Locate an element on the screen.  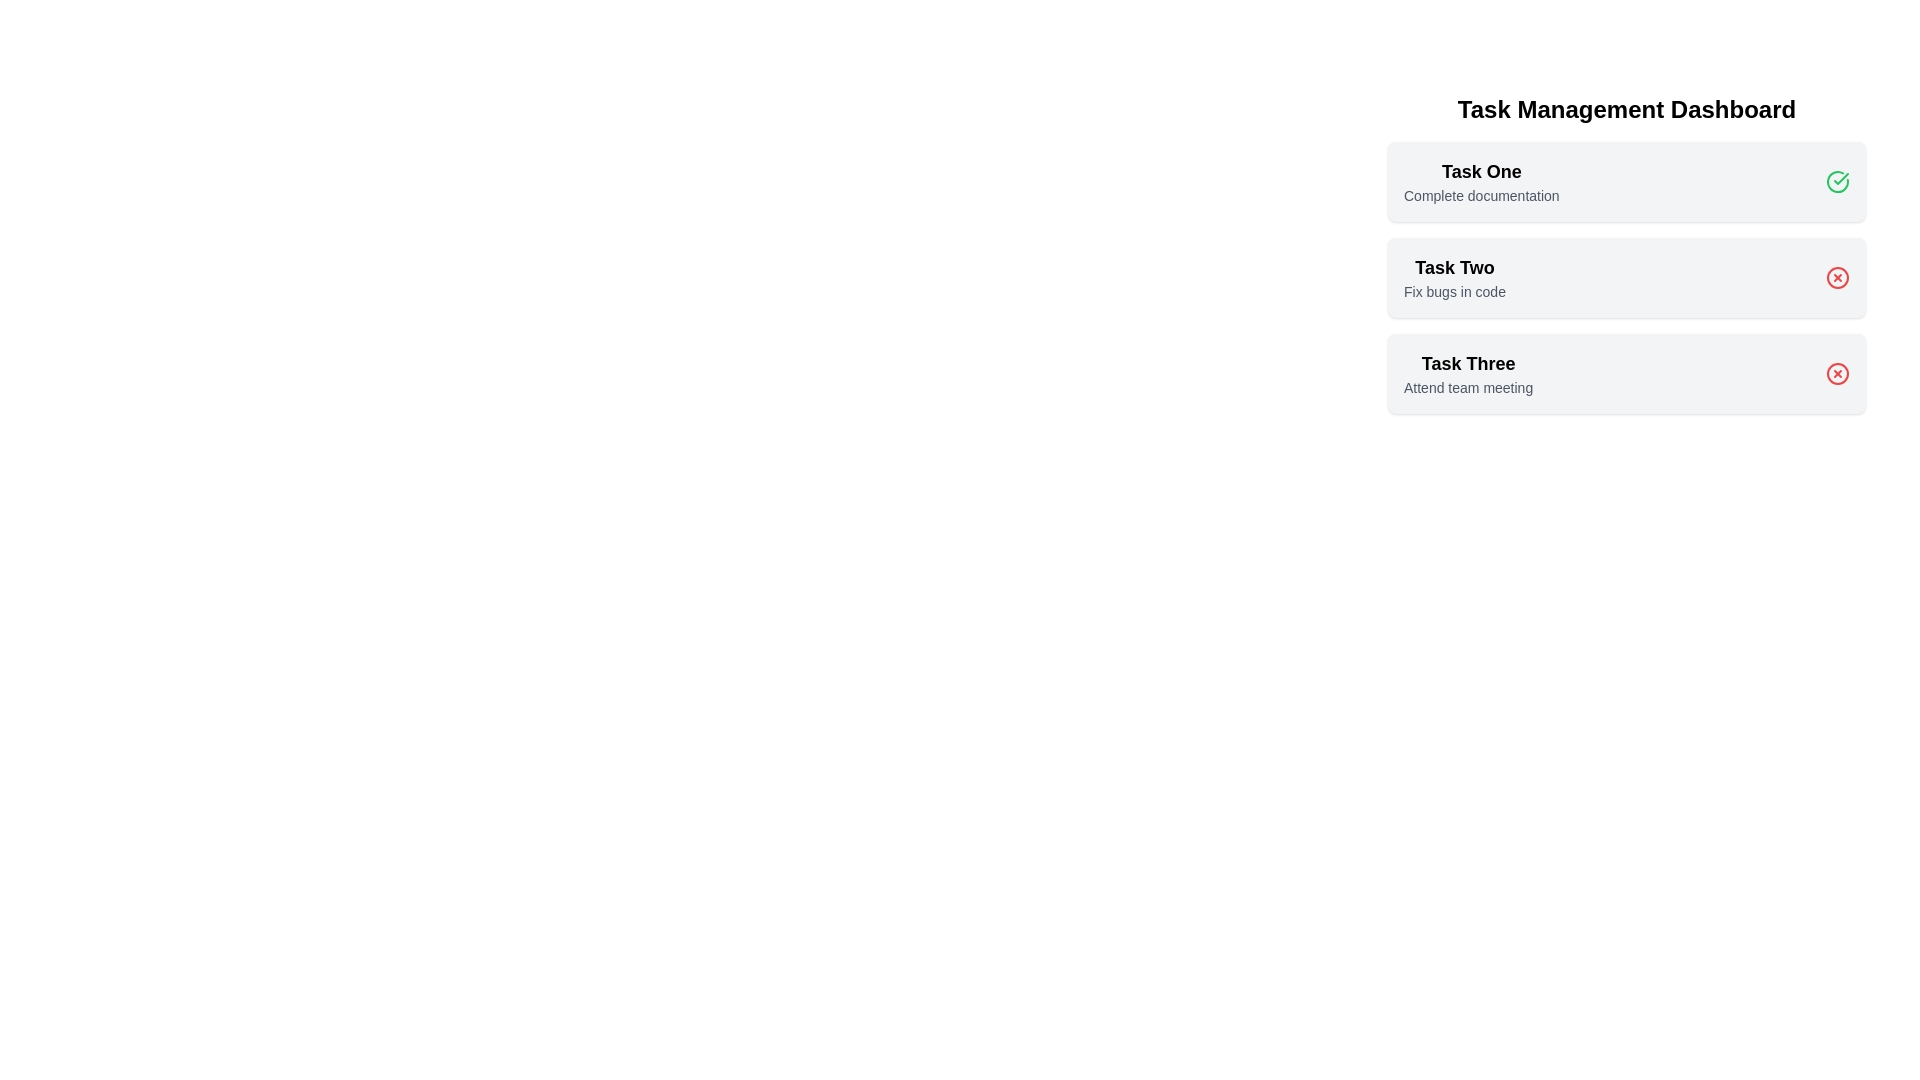
the task item Task One to open its context menu is located at coordinates (1481, 181).